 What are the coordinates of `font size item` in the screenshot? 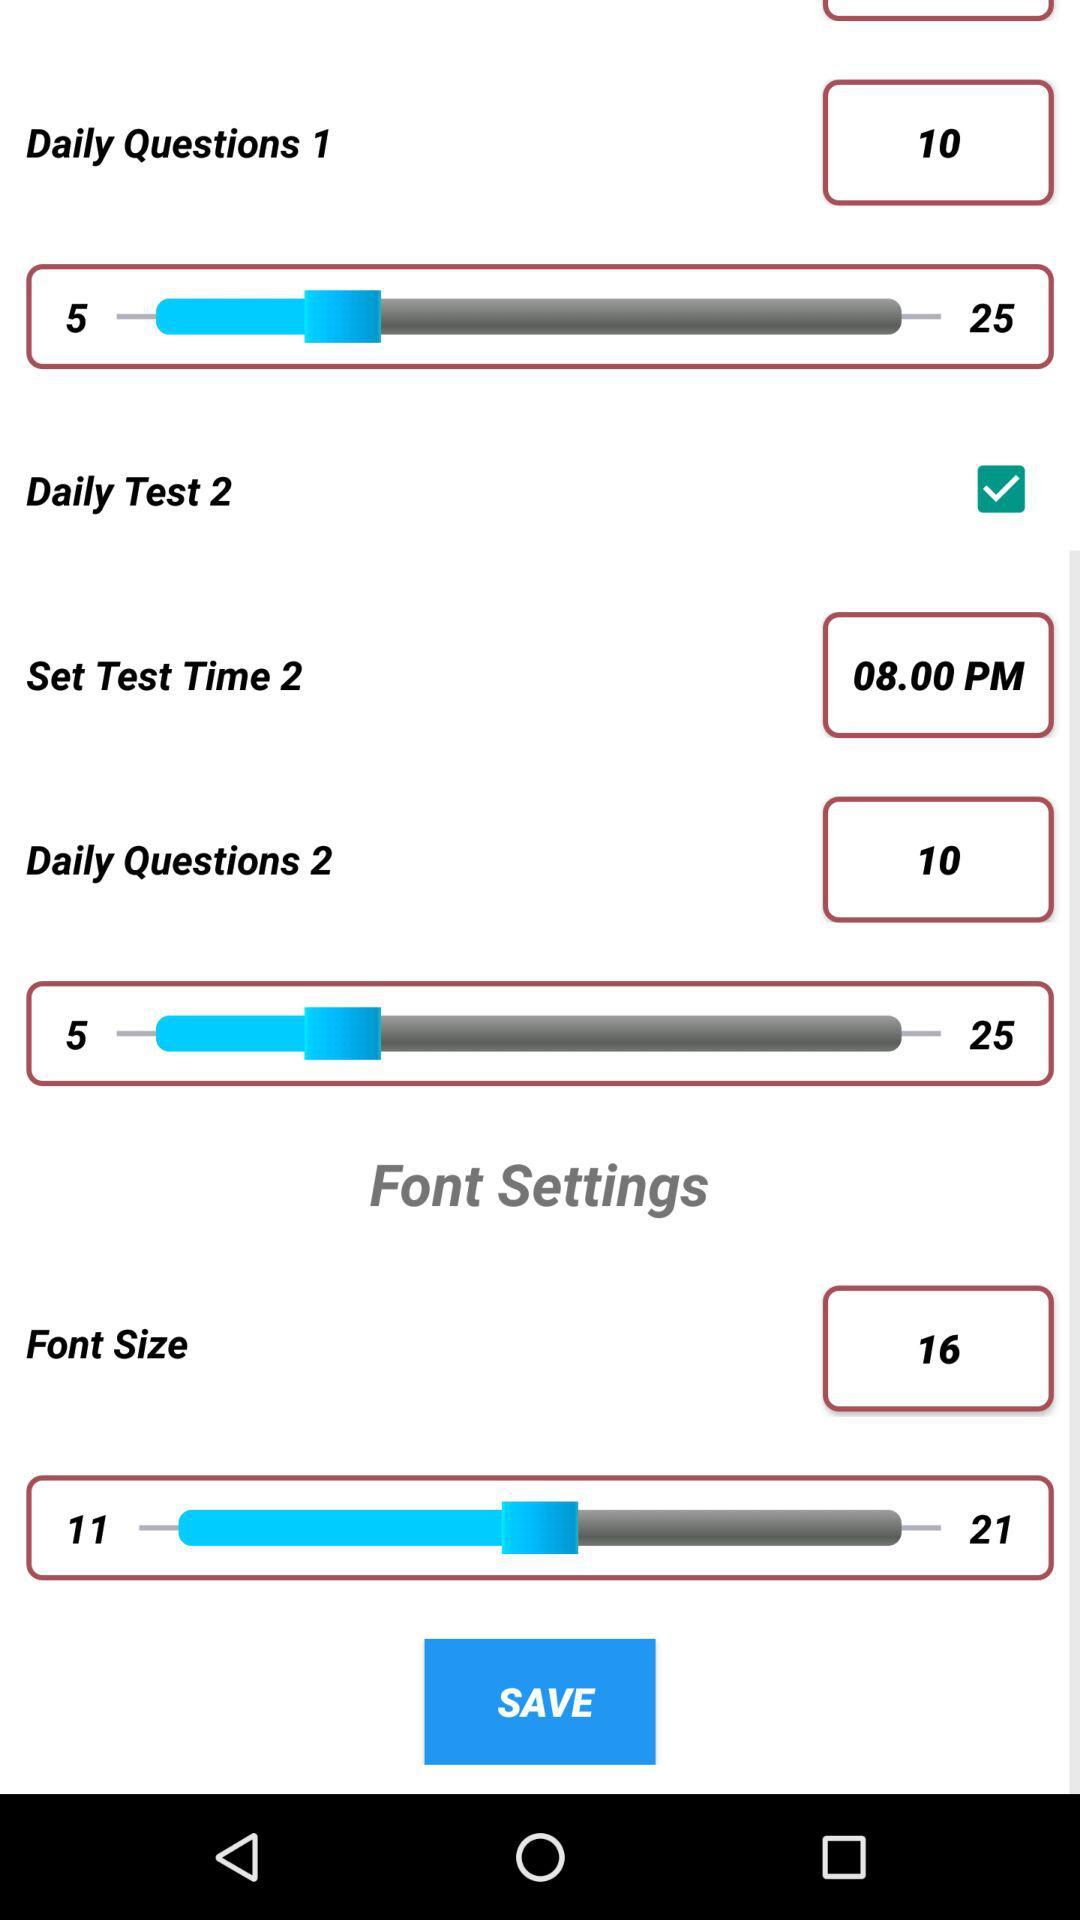 It's located at (423, 1342).